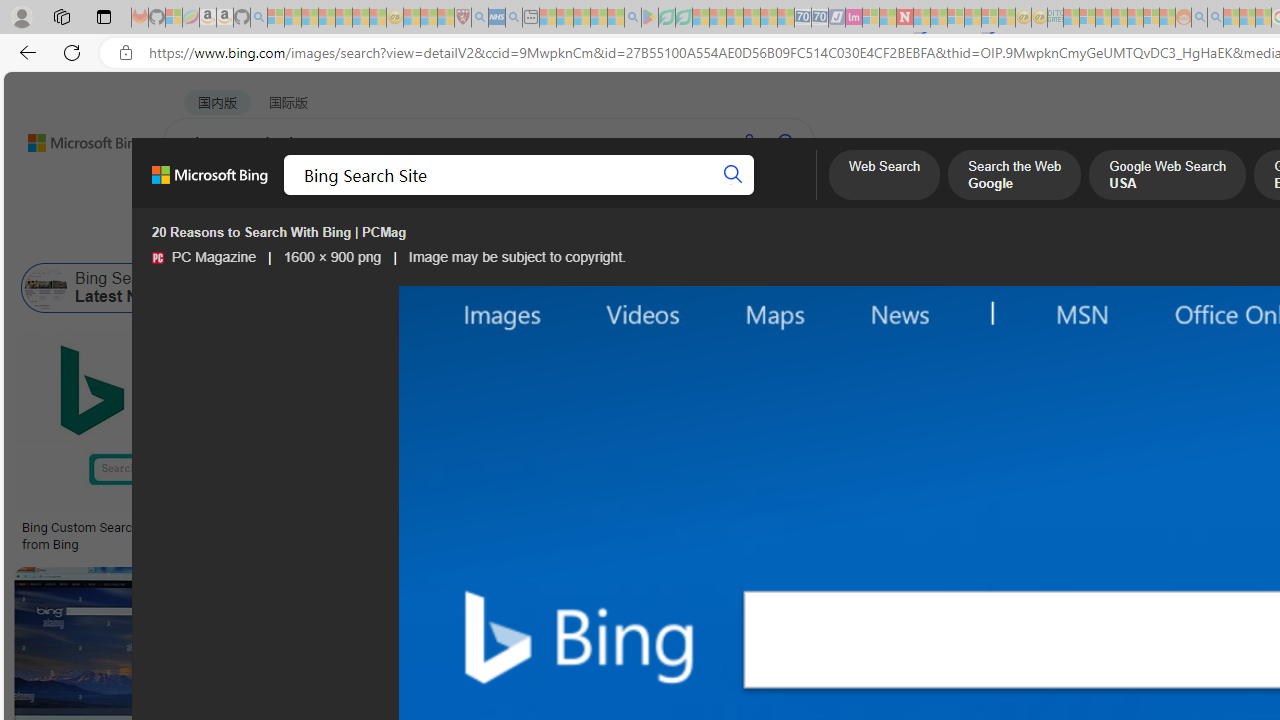  Describe the element at coordinates (517, 256) in the screenshot. I see `'Image may be subject to copyright.'` at that location.